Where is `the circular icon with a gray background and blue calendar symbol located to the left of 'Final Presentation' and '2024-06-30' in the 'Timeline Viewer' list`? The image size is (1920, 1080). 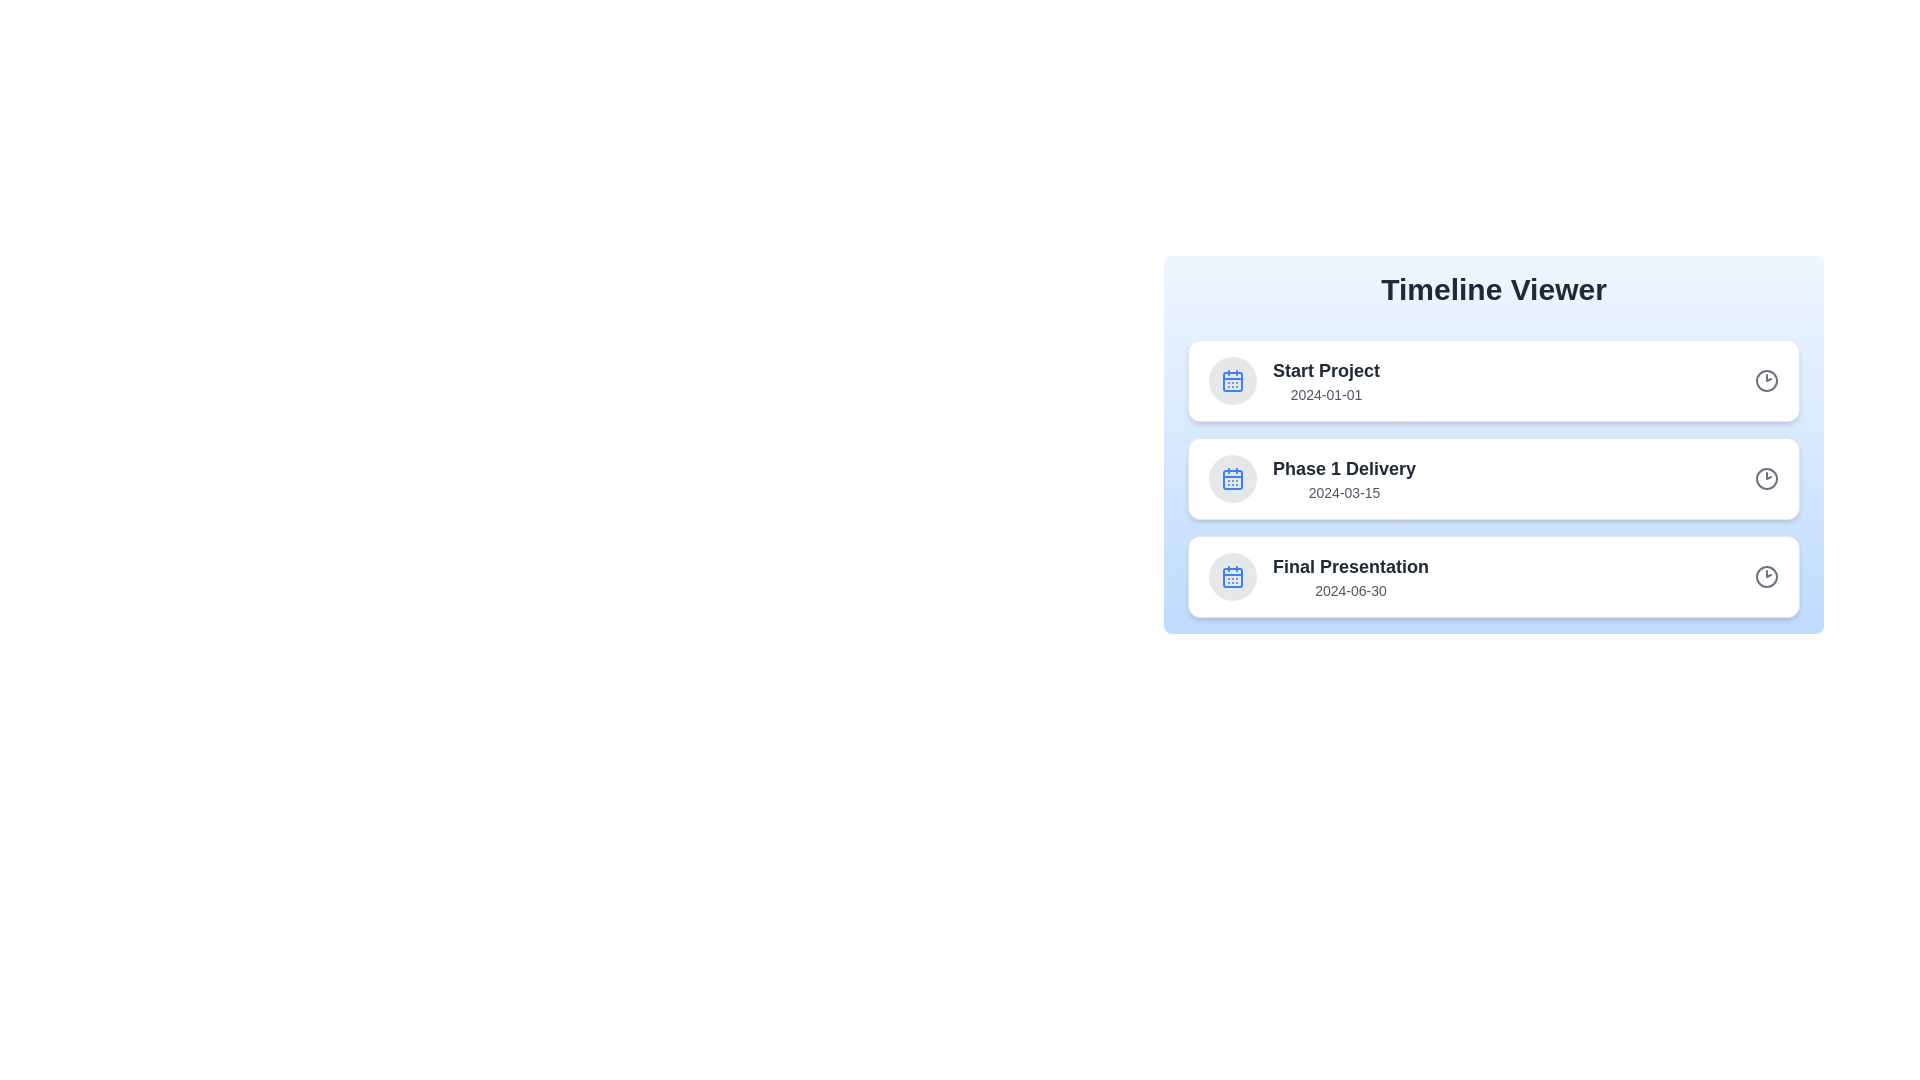 the circular icon with a gray background and blue calendar symbol located to the left of 'Final Presentation' and '2024-06-30' in the 'Timeline Viewer' list is located at coordinates (1232, 577).